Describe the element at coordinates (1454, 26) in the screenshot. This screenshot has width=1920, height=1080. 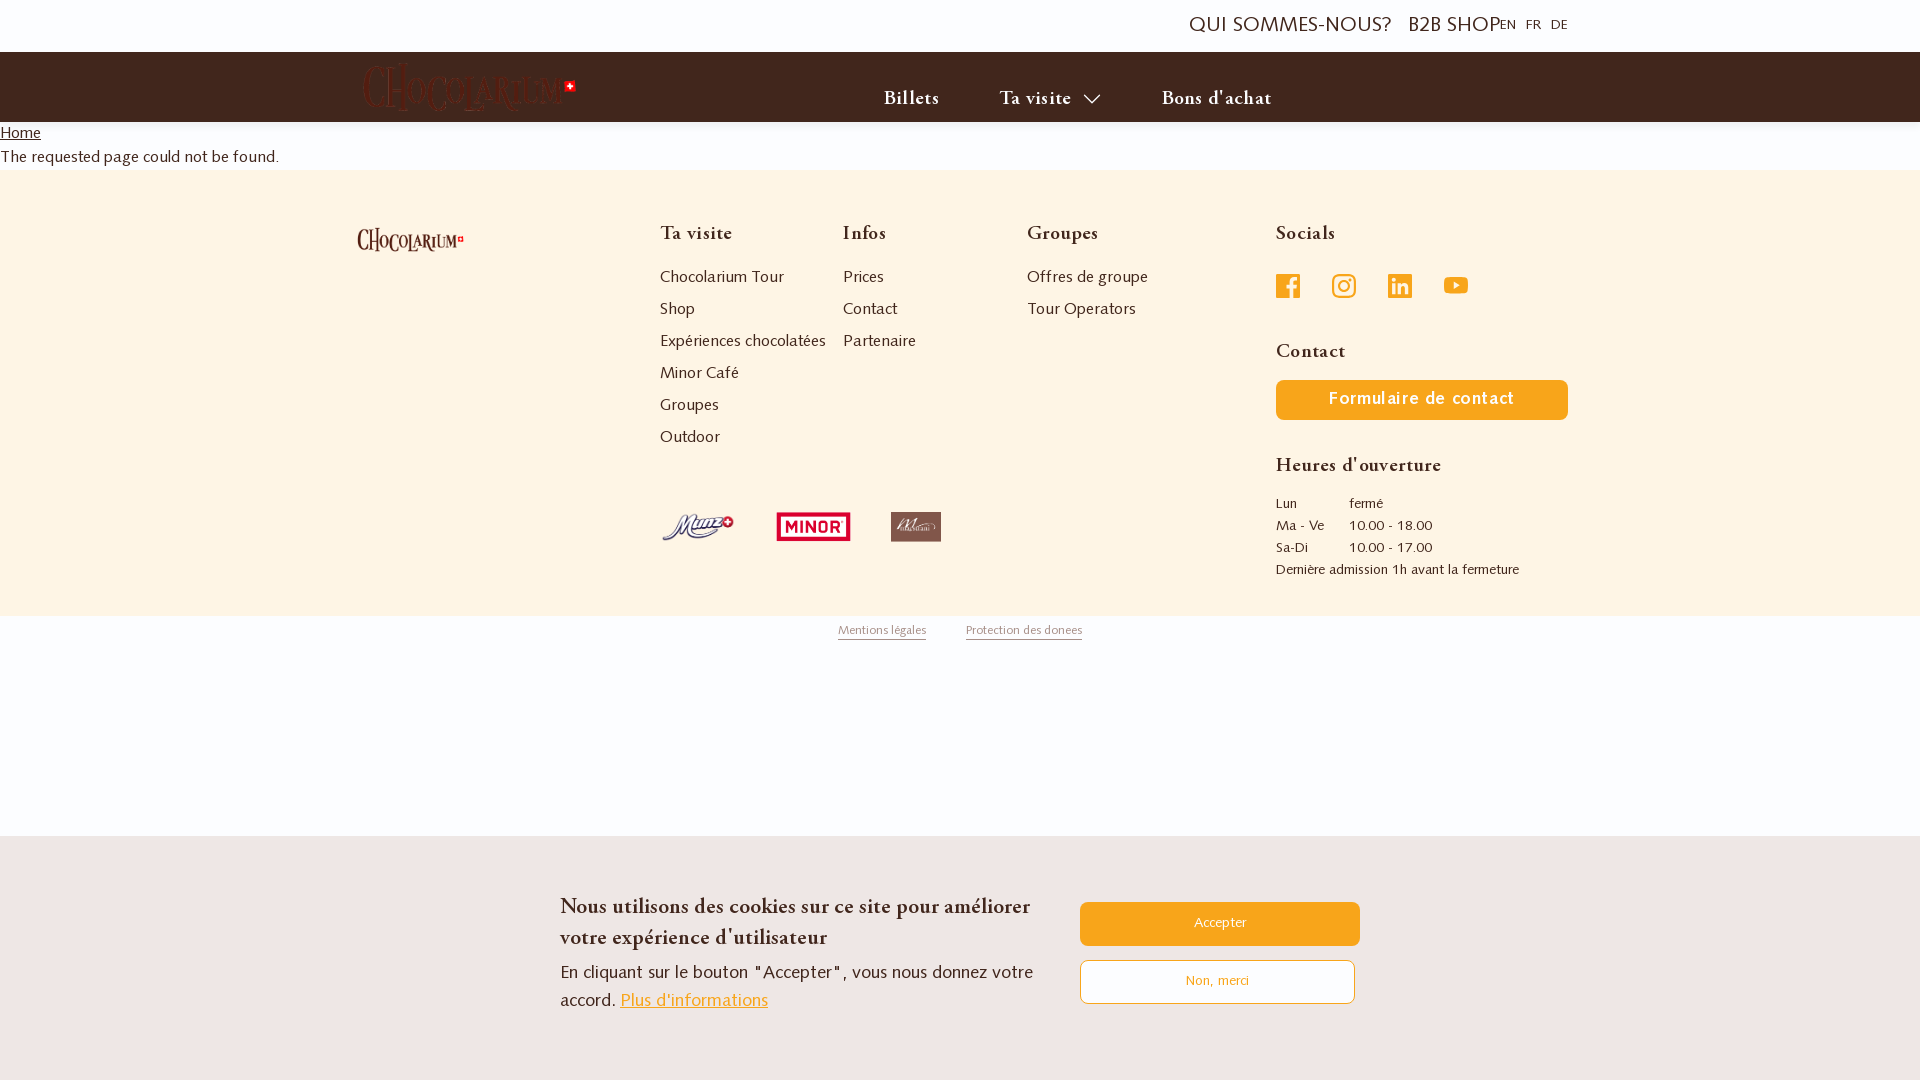
I see `'B2B SHOP'` at that location.